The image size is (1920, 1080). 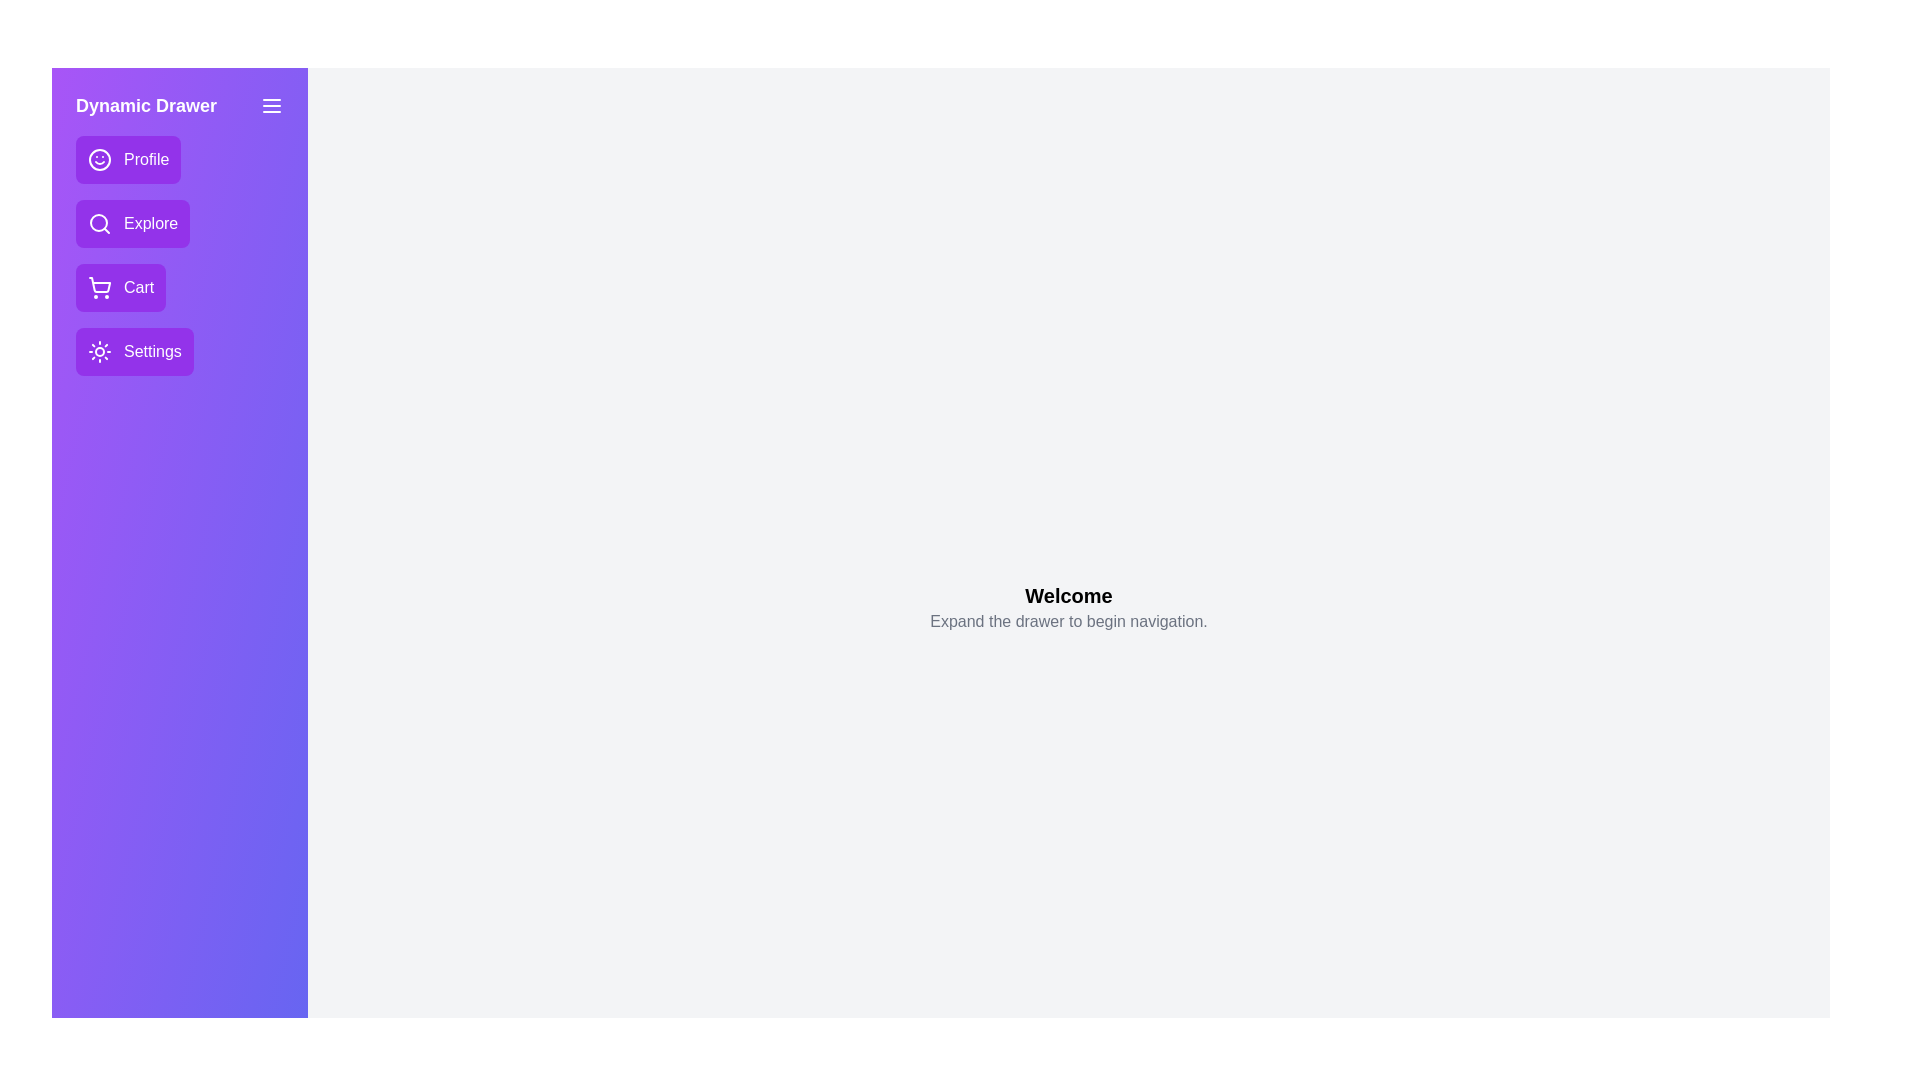 I want to click on the navigation item Profile from the drawer, so click(x=127, y=158).